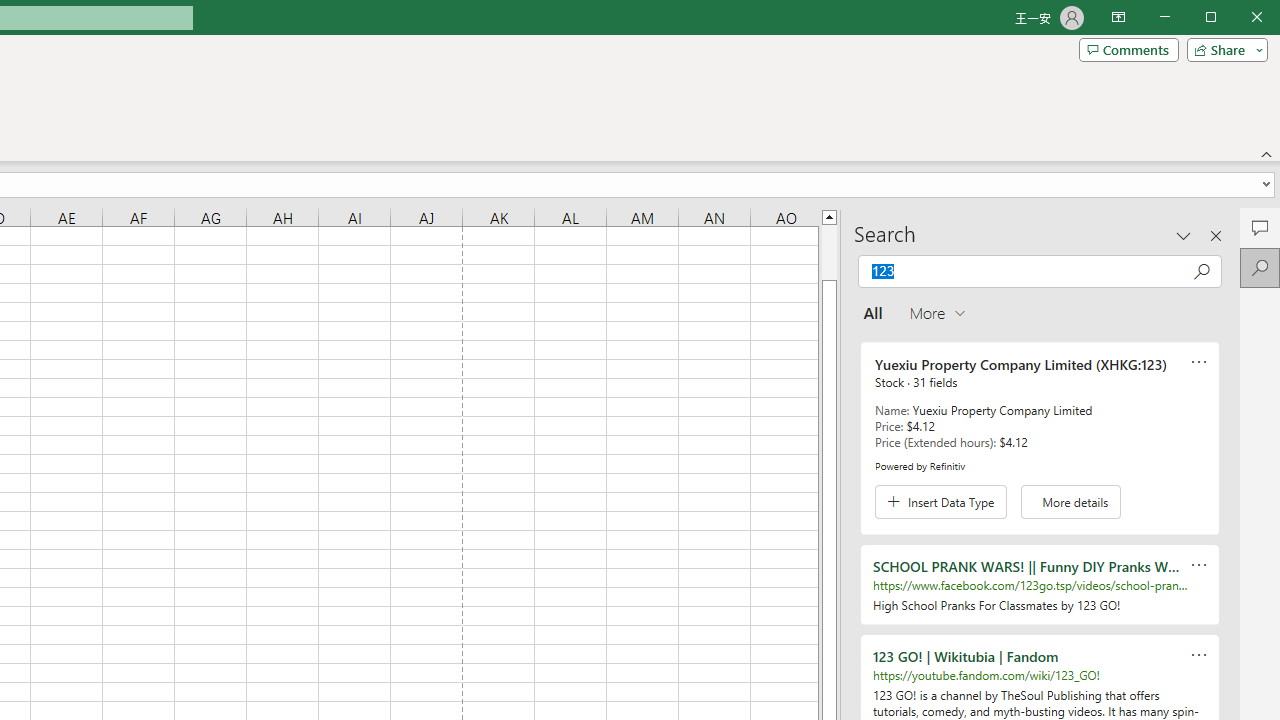 This screenshot has width=1280, height=720. I want to click on 'Line up', so click(829, 216).